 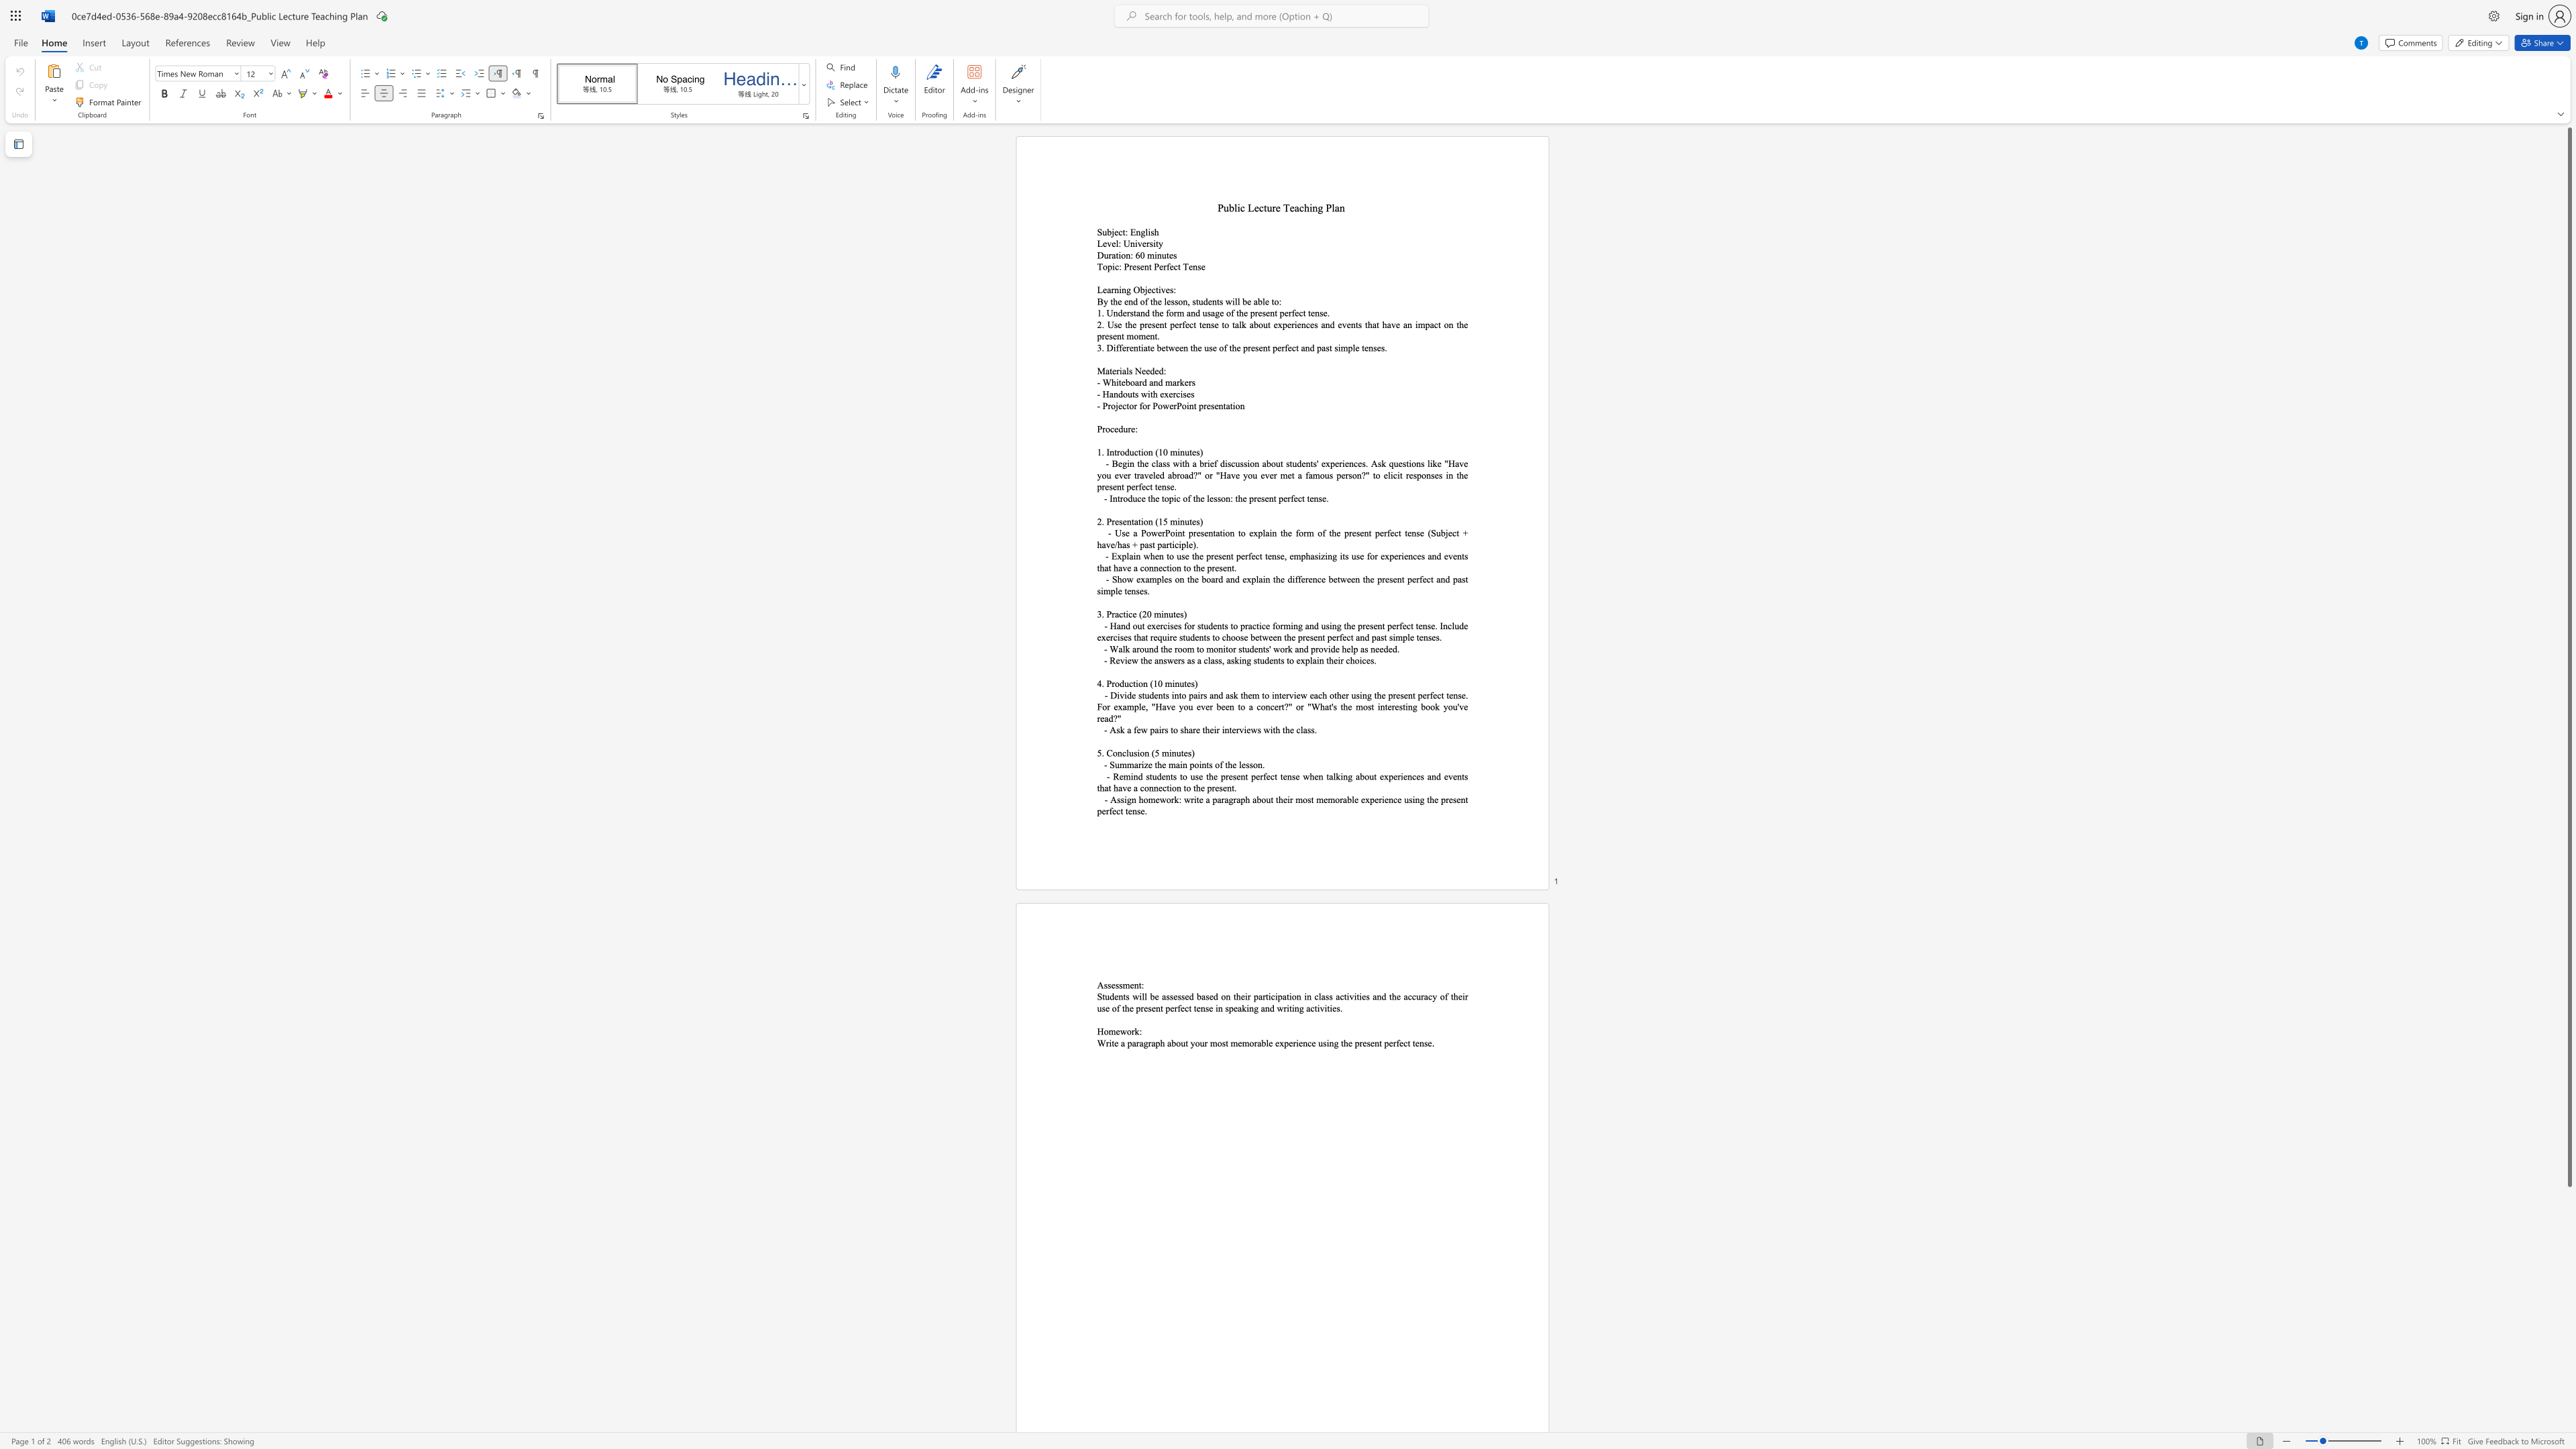 I want to click on the subset text "provide" within the text "students", so click(x=1311, y=648).